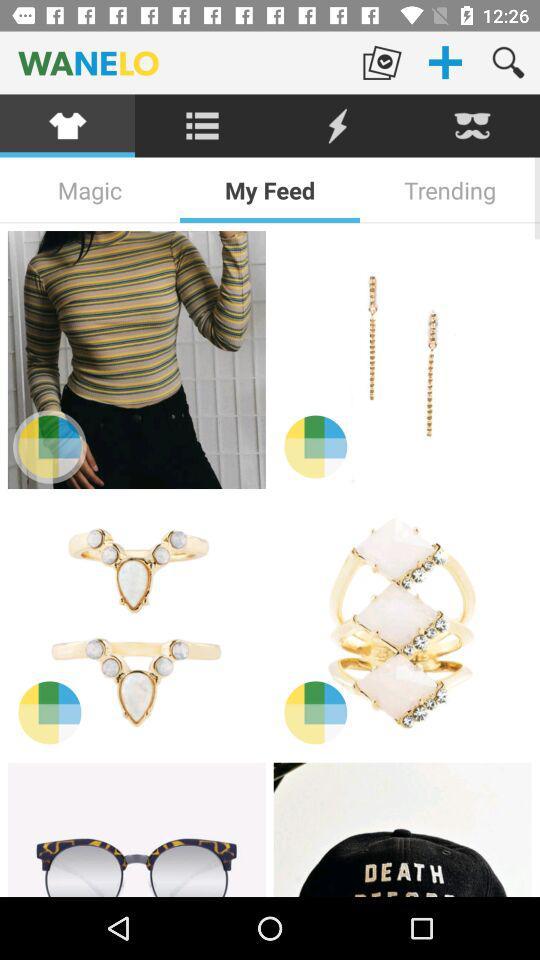 The height and width of the screenshot is (960, 540). What do you see at coordinates (402, 829) in the screenshot?
I see `picture` at bounding box center [402, 829].